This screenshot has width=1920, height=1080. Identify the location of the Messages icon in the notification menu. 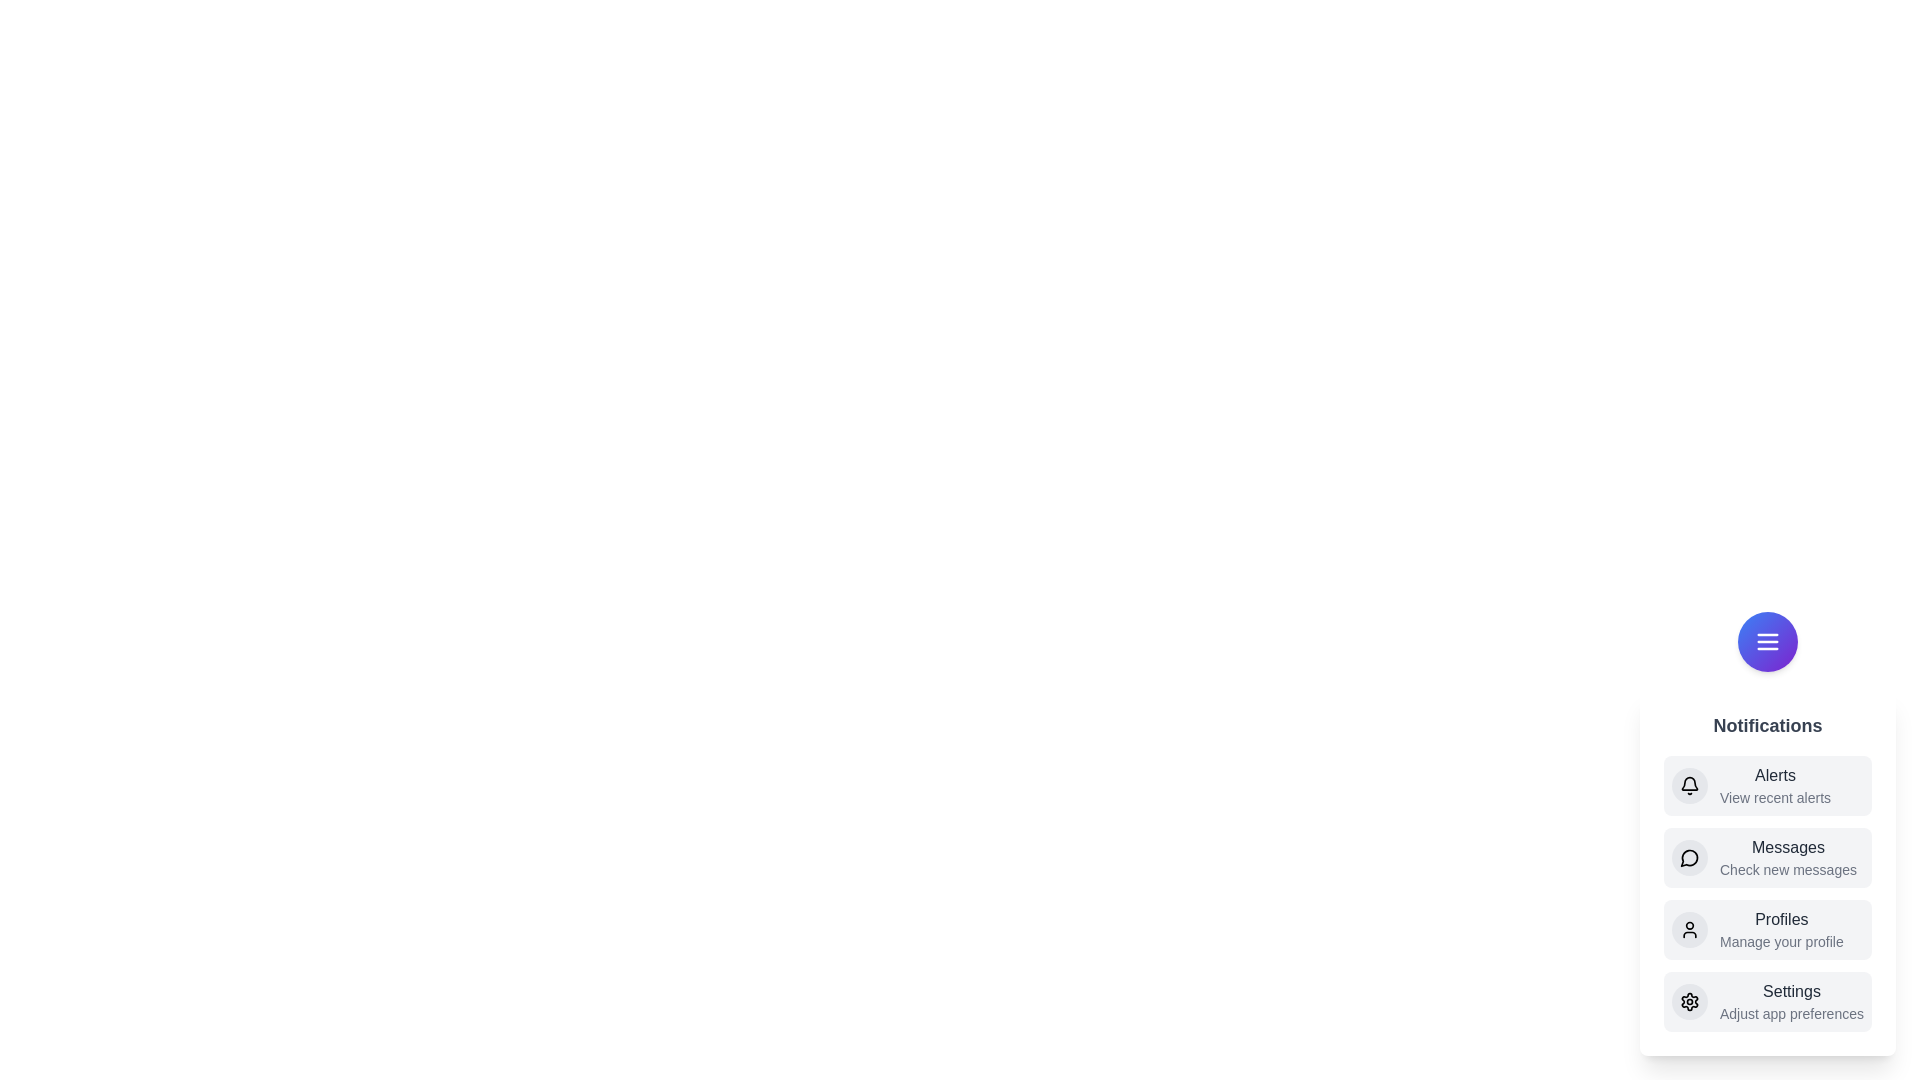
(1688, 856).